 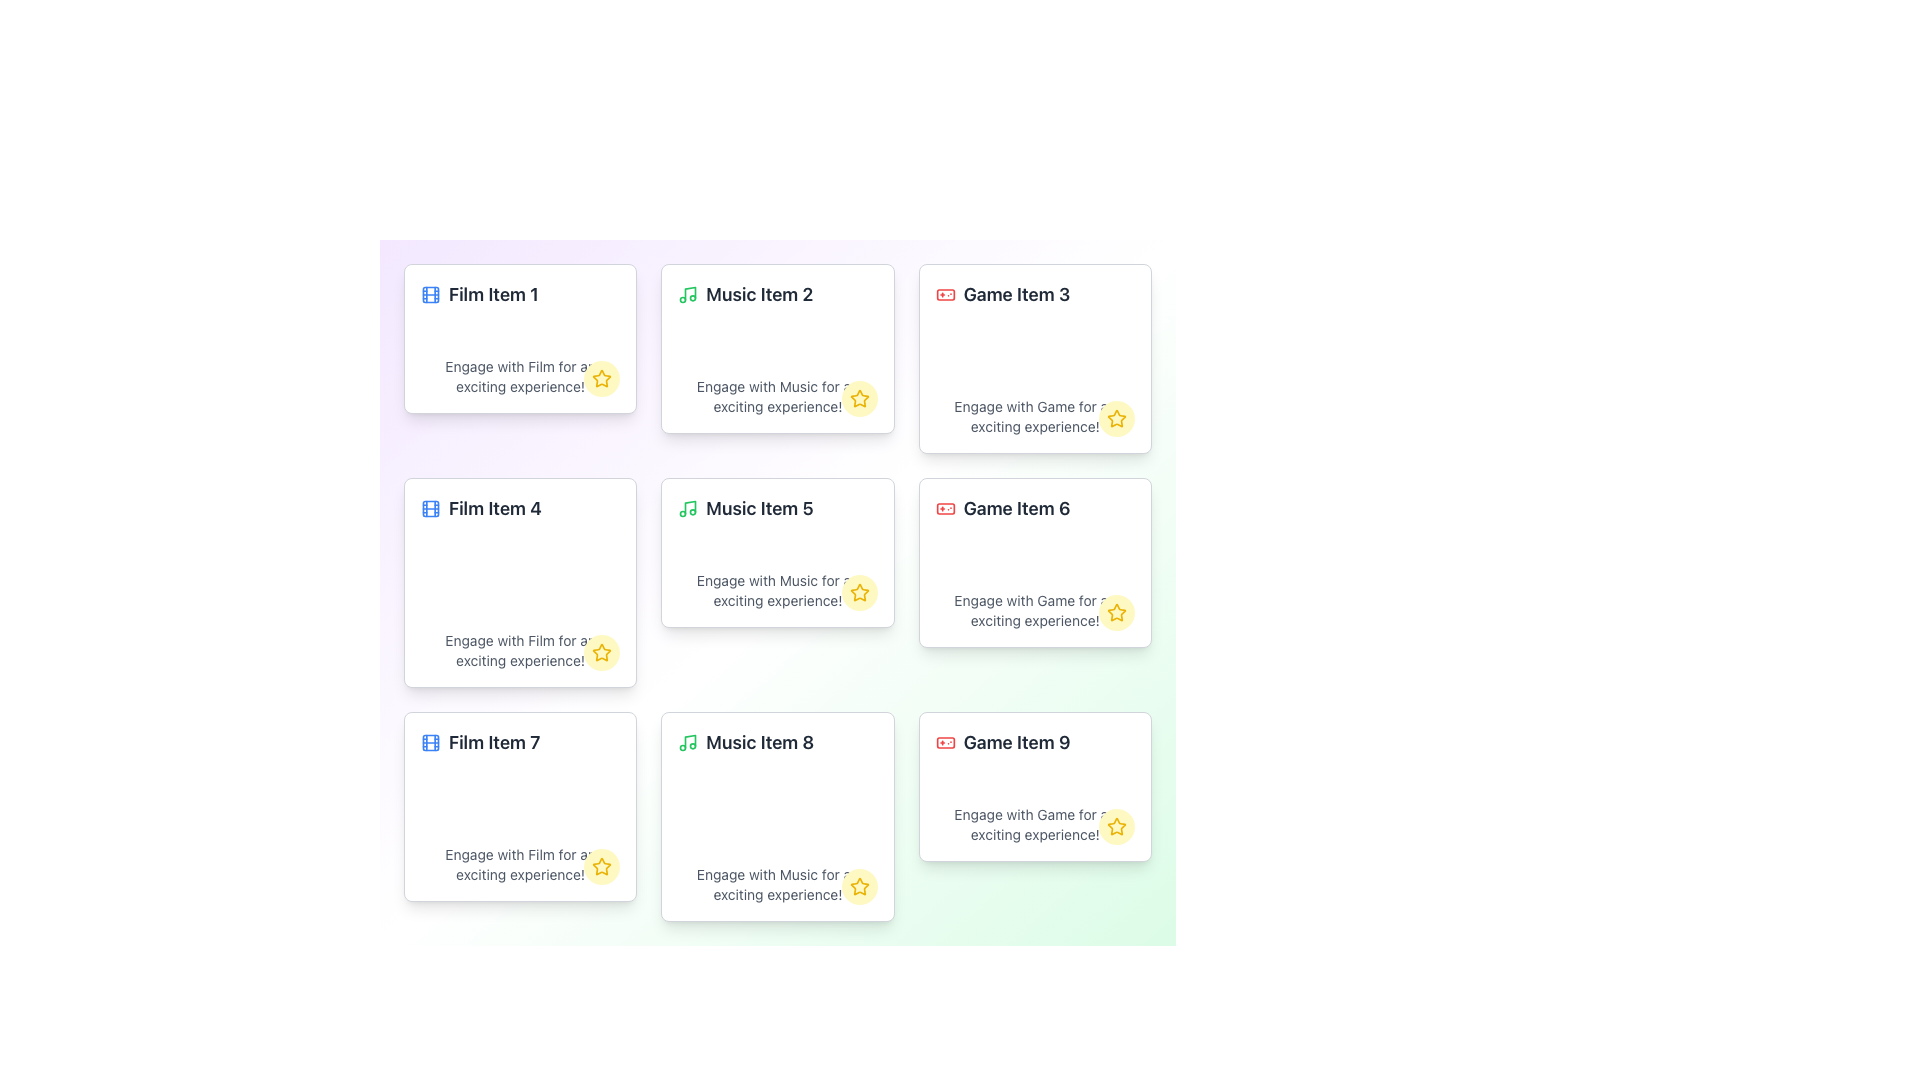 I want to click on the Icon button located at the bottom-right corner of the 'Music Item 2' card, which is used to mark the item as a favorite or give it a higher priority, so click(x=859, y=398).